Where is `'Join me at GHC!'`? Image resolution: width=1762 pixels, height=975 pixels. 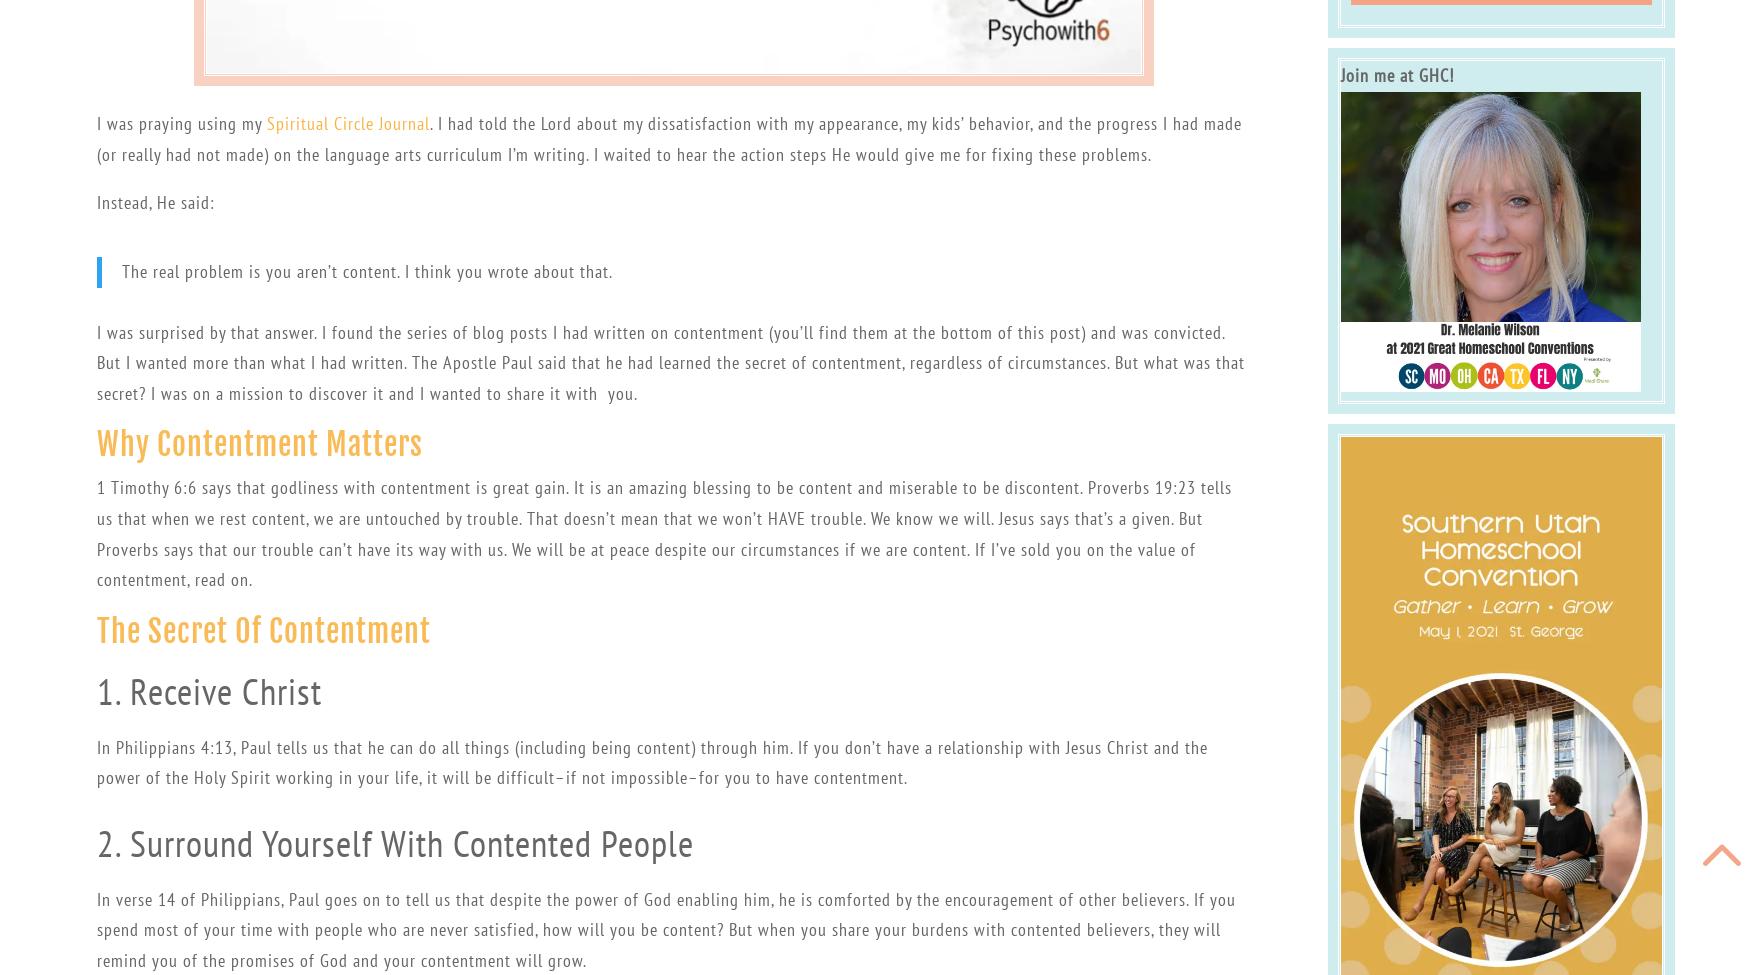 'Join me at GHC!' is located at coordinates (1395, 74).